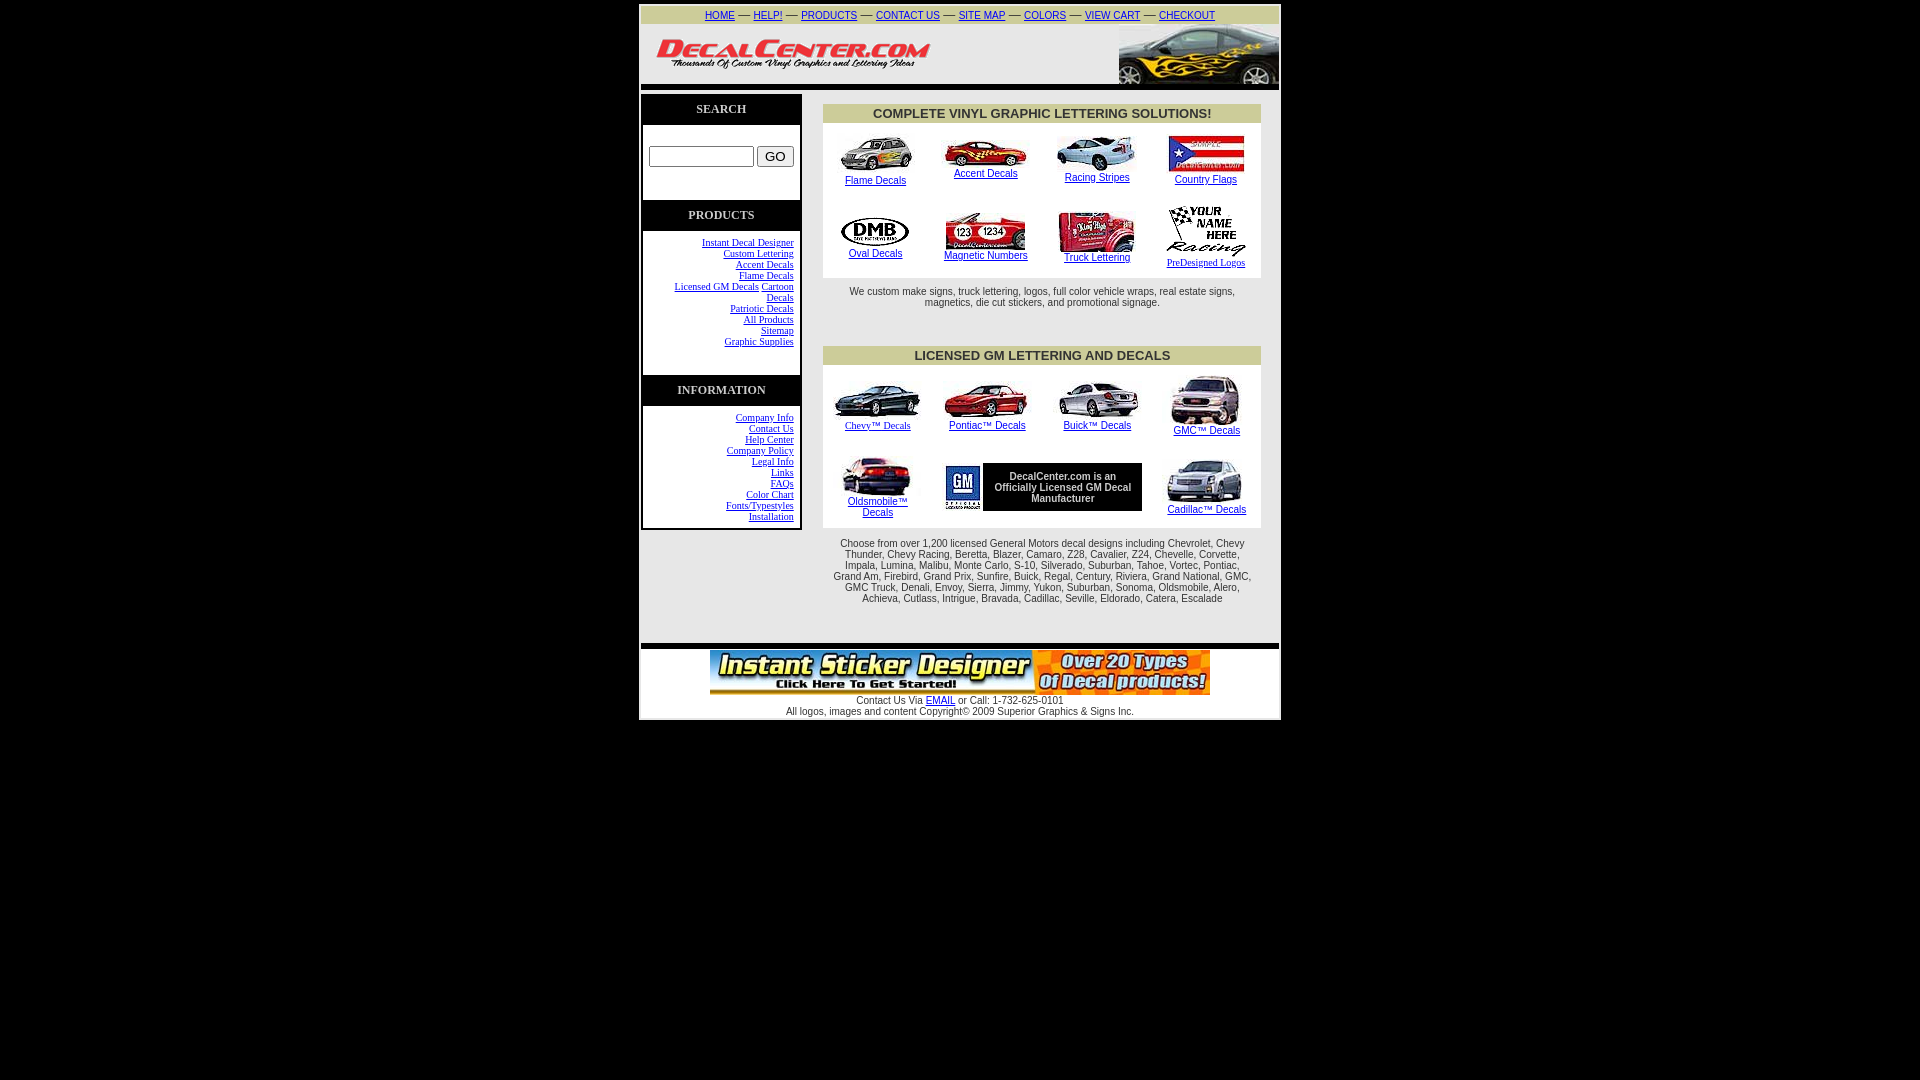 Image resolution: width=1920 pixels, height=1080 pixels. Describe the element at coordinates (720, 15) in the screenshot. I see `'HOME'` at that location.